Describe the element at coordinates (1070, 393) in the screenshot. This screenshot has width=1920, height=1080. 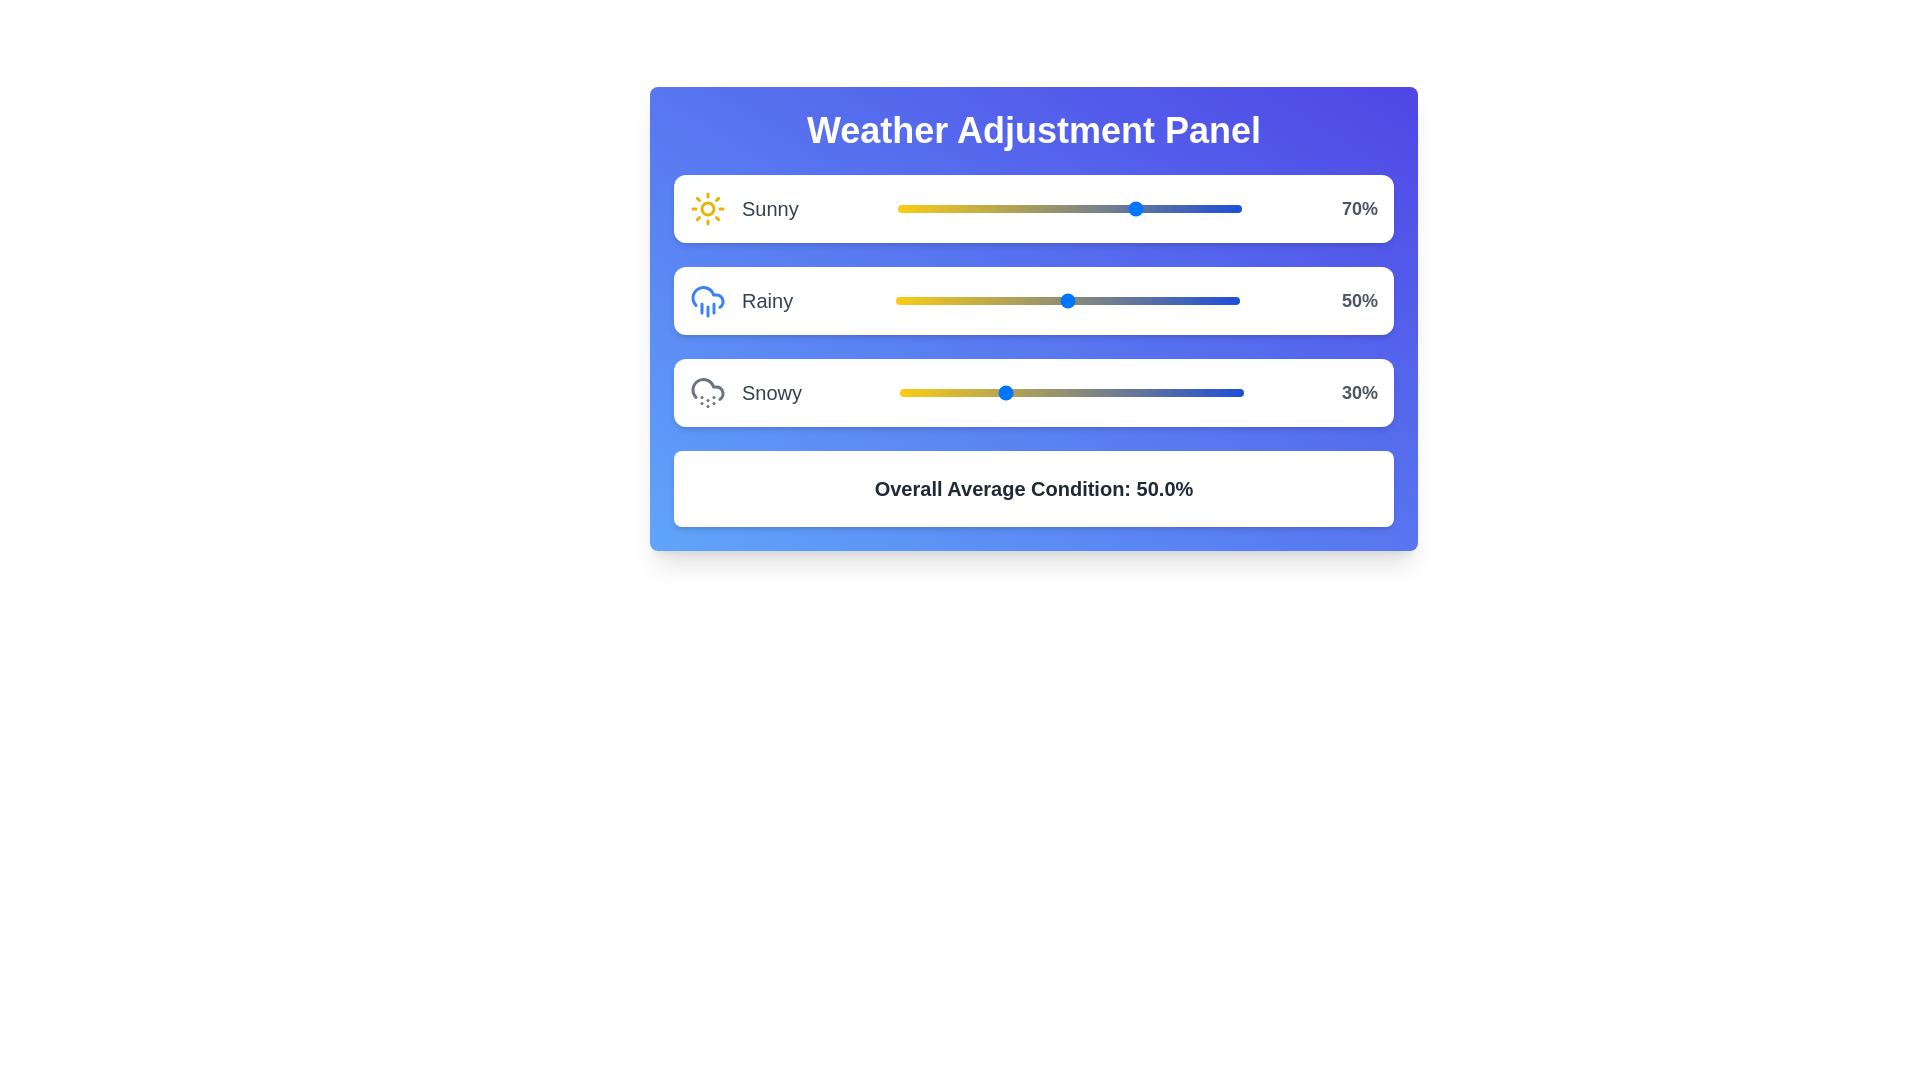
I see `the track of the horizontal input slider labeled 'Snowy' to move the knob, currently set at 30% of the maximum range` at that location.